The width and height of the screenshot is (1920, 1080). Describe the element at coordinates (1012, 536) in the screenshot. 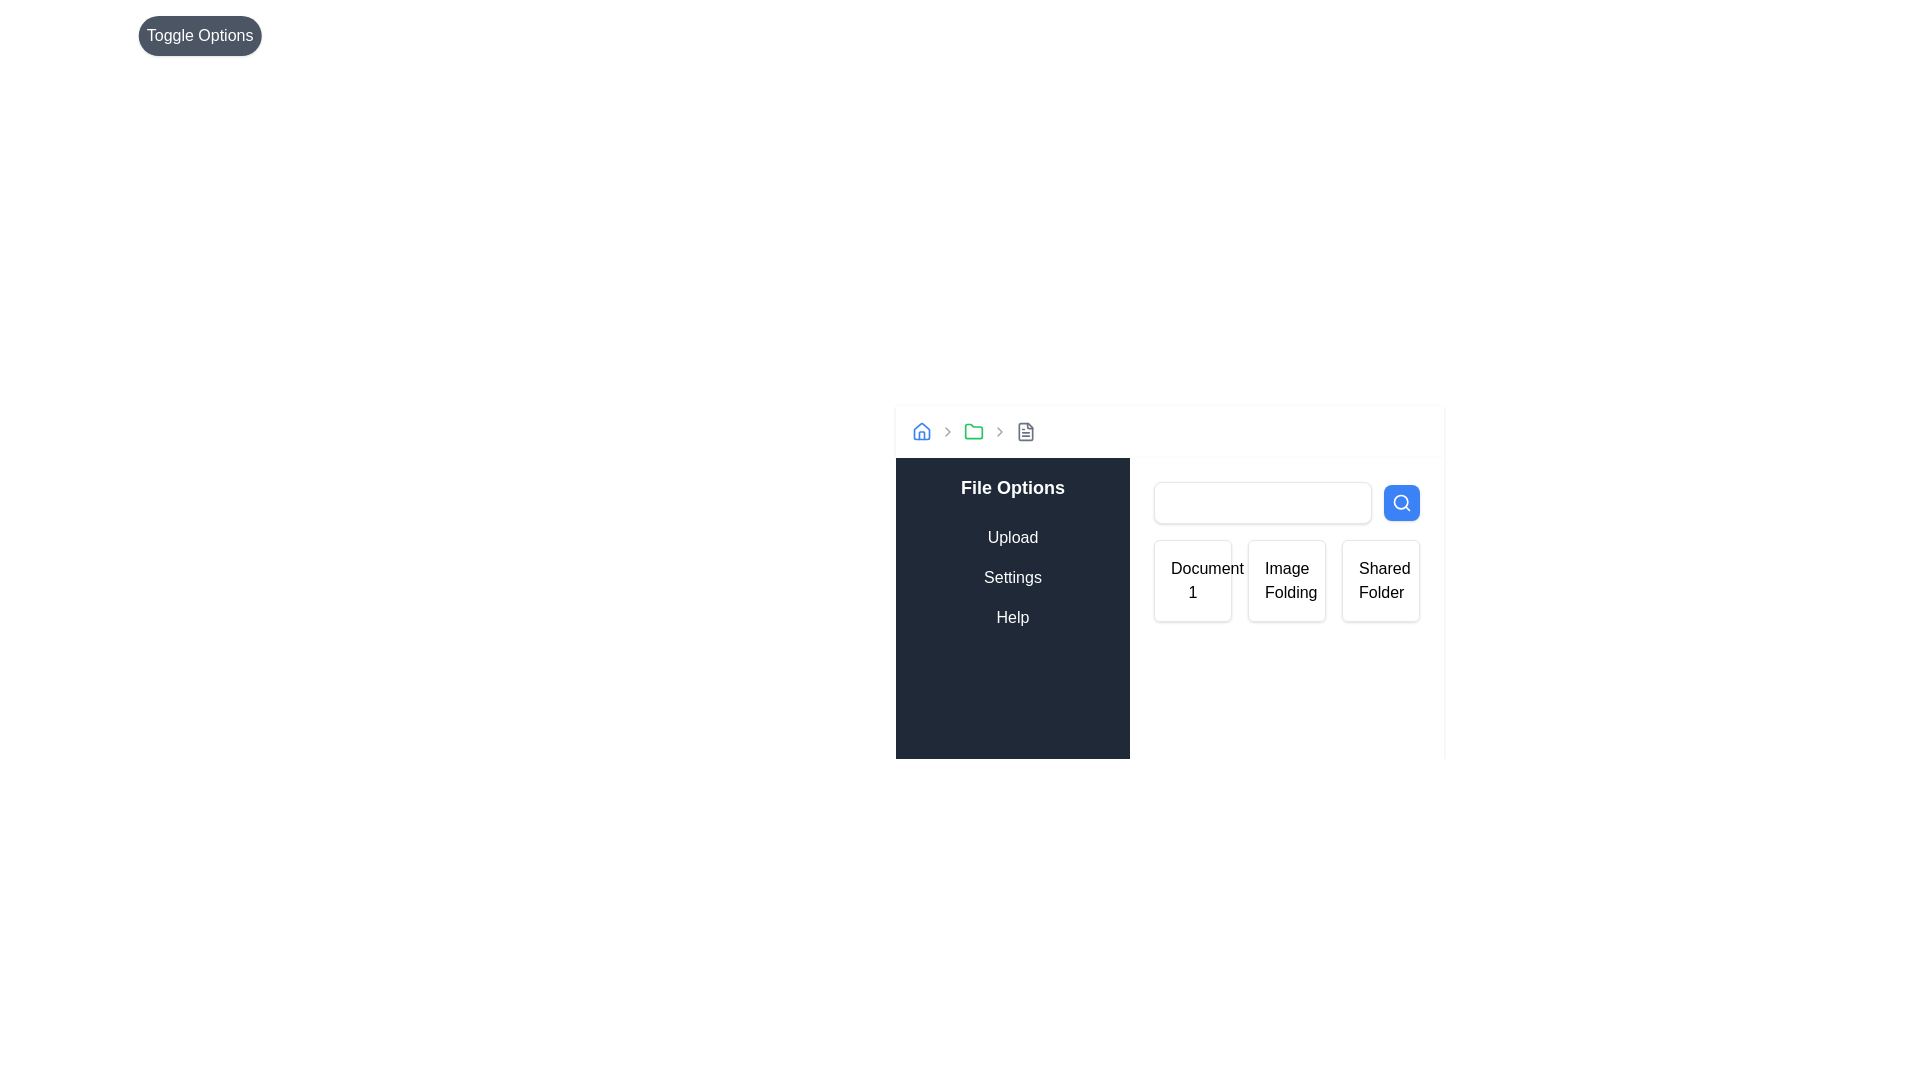

I see `the 'Upload' button located at the top of the 'File Options' sidebar to initiate the upload process` at that location.